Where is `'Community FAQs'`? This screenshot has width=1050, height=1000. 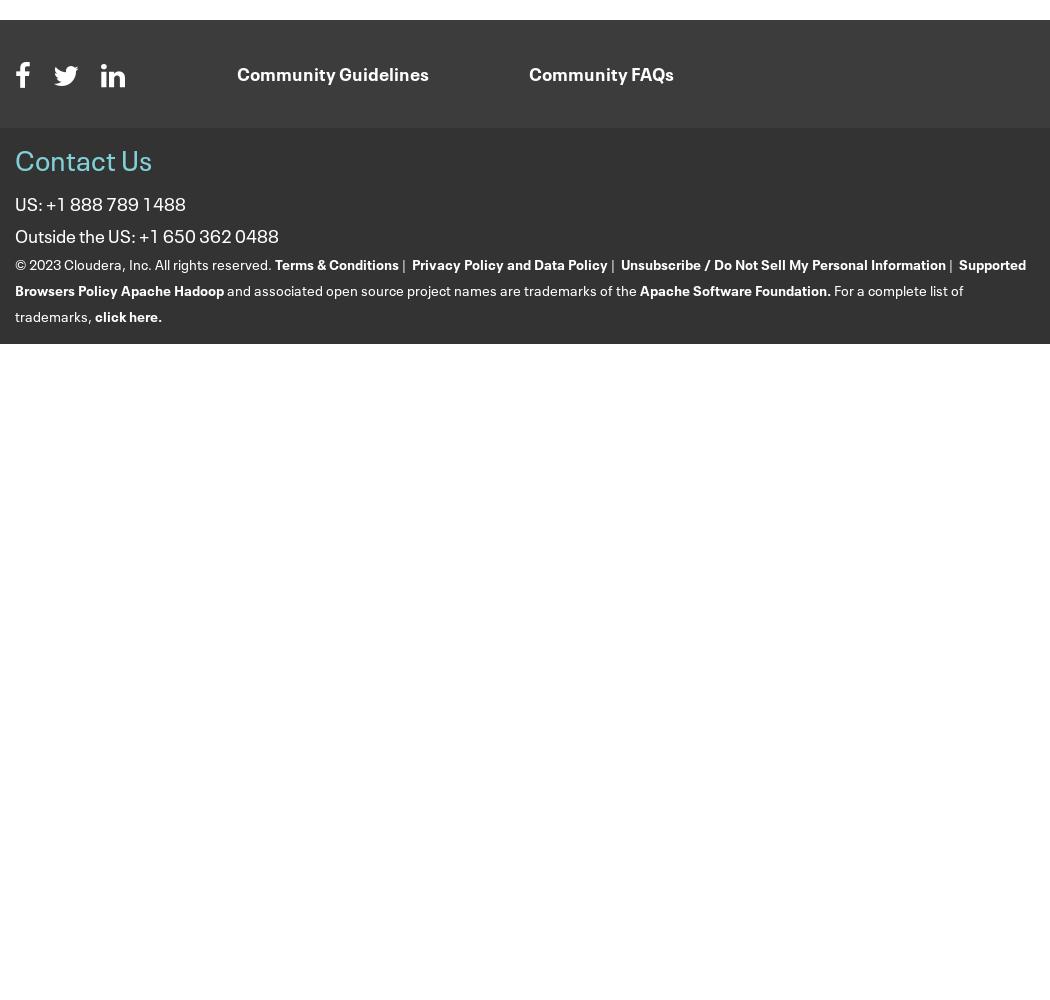 'Community FAQs' is located at coordinates (601, 71).